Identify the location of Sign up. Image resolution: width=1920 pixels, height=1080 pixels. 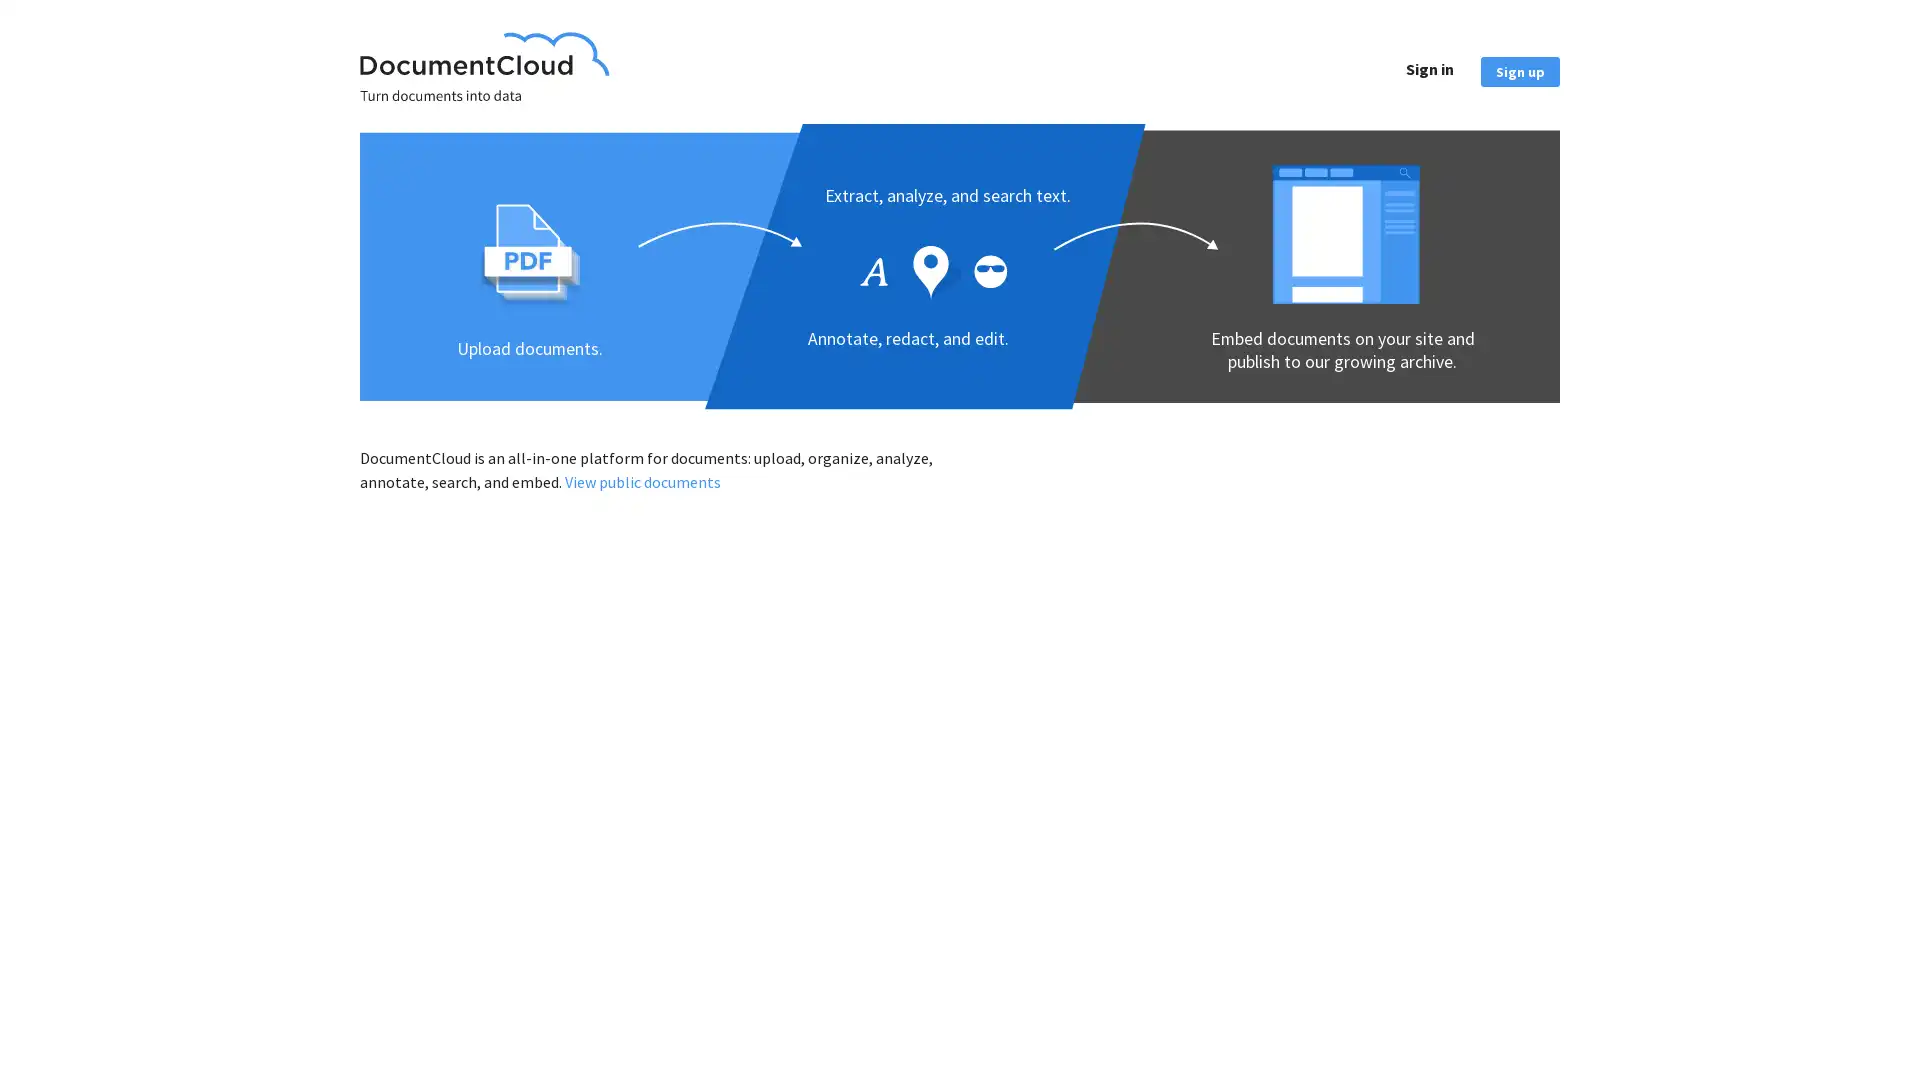
(1520, 69).